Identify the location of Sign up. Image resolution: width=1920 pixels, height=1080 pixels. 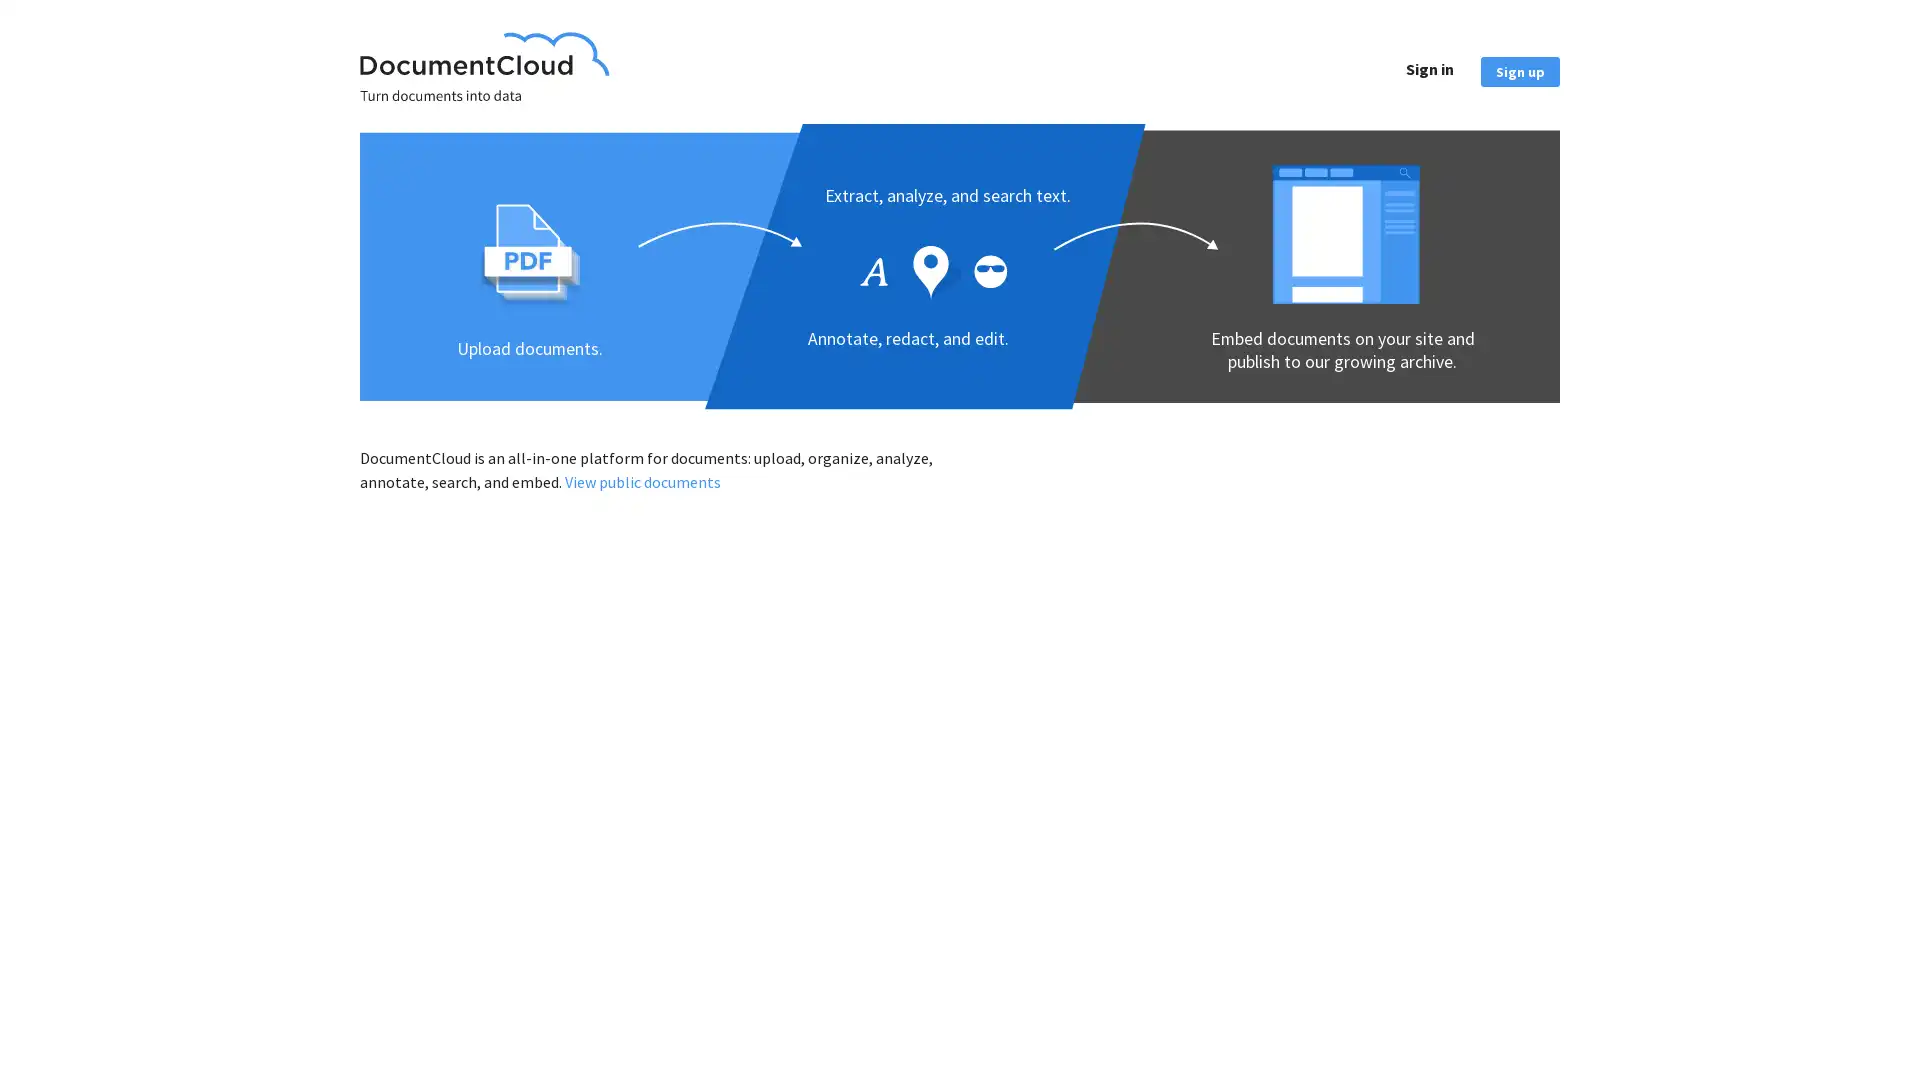
(1520, 69).